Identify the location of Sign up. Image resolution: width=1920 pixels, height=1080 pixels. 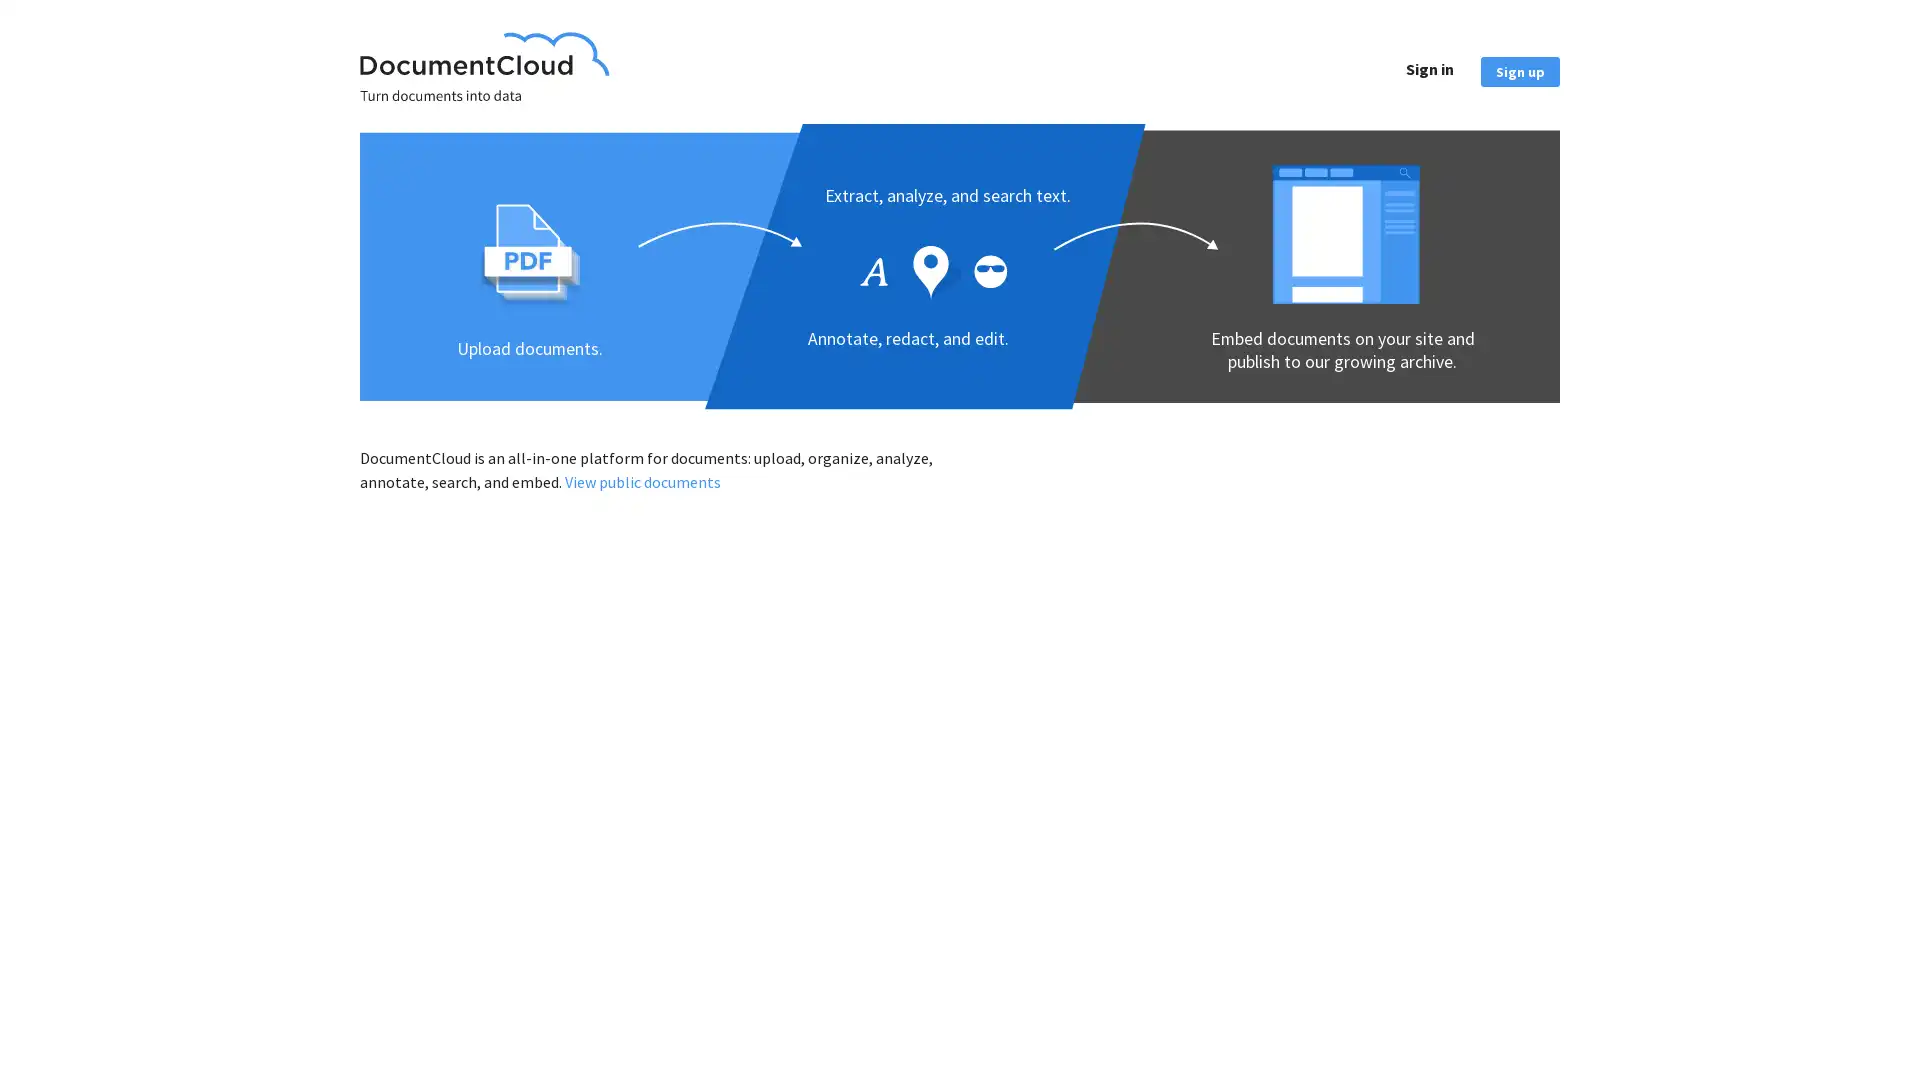
(1520, 69).